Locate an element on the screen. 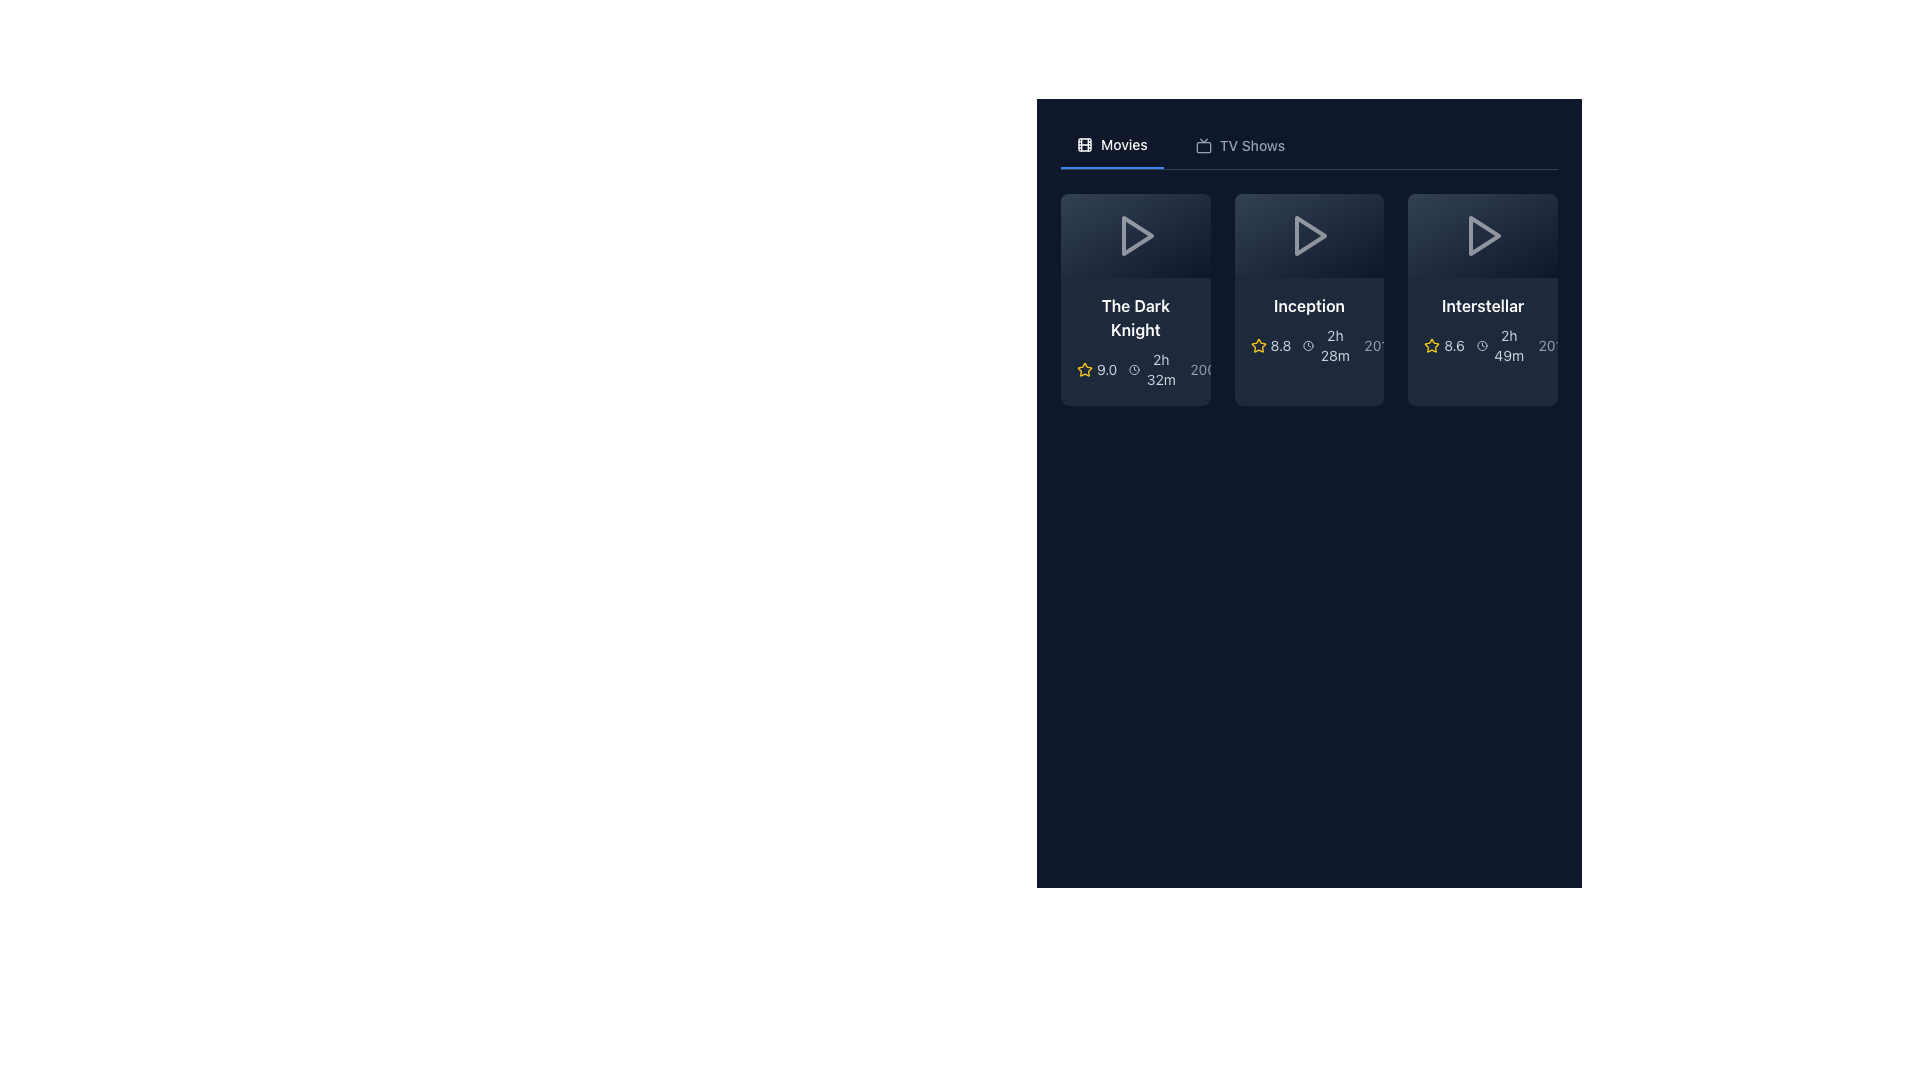  the movie card for 'Interstellar' to interact with it, located in the third column of the grid layout under the 'Movies' header is located at coordinates (1483, 300).